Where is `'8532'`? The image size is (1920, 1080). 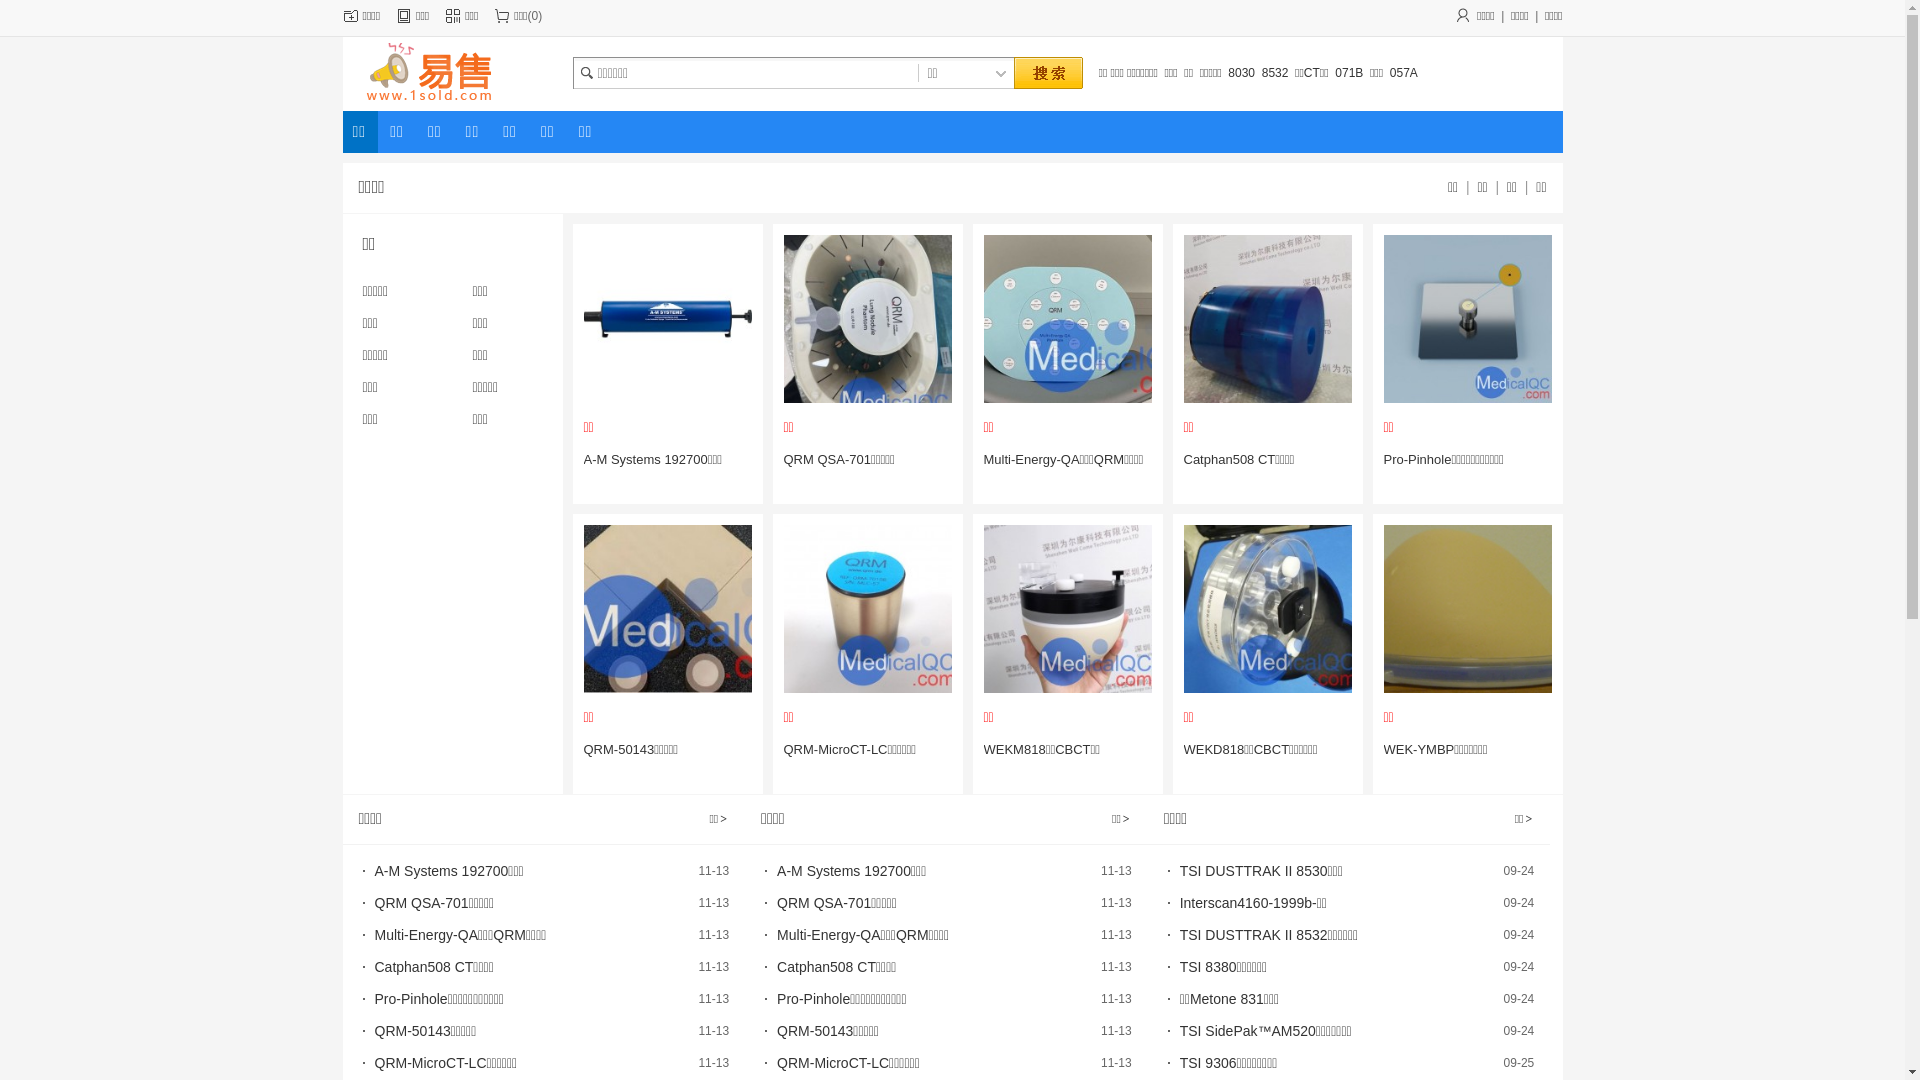 '8532' is located at coordinates (1274, 72).